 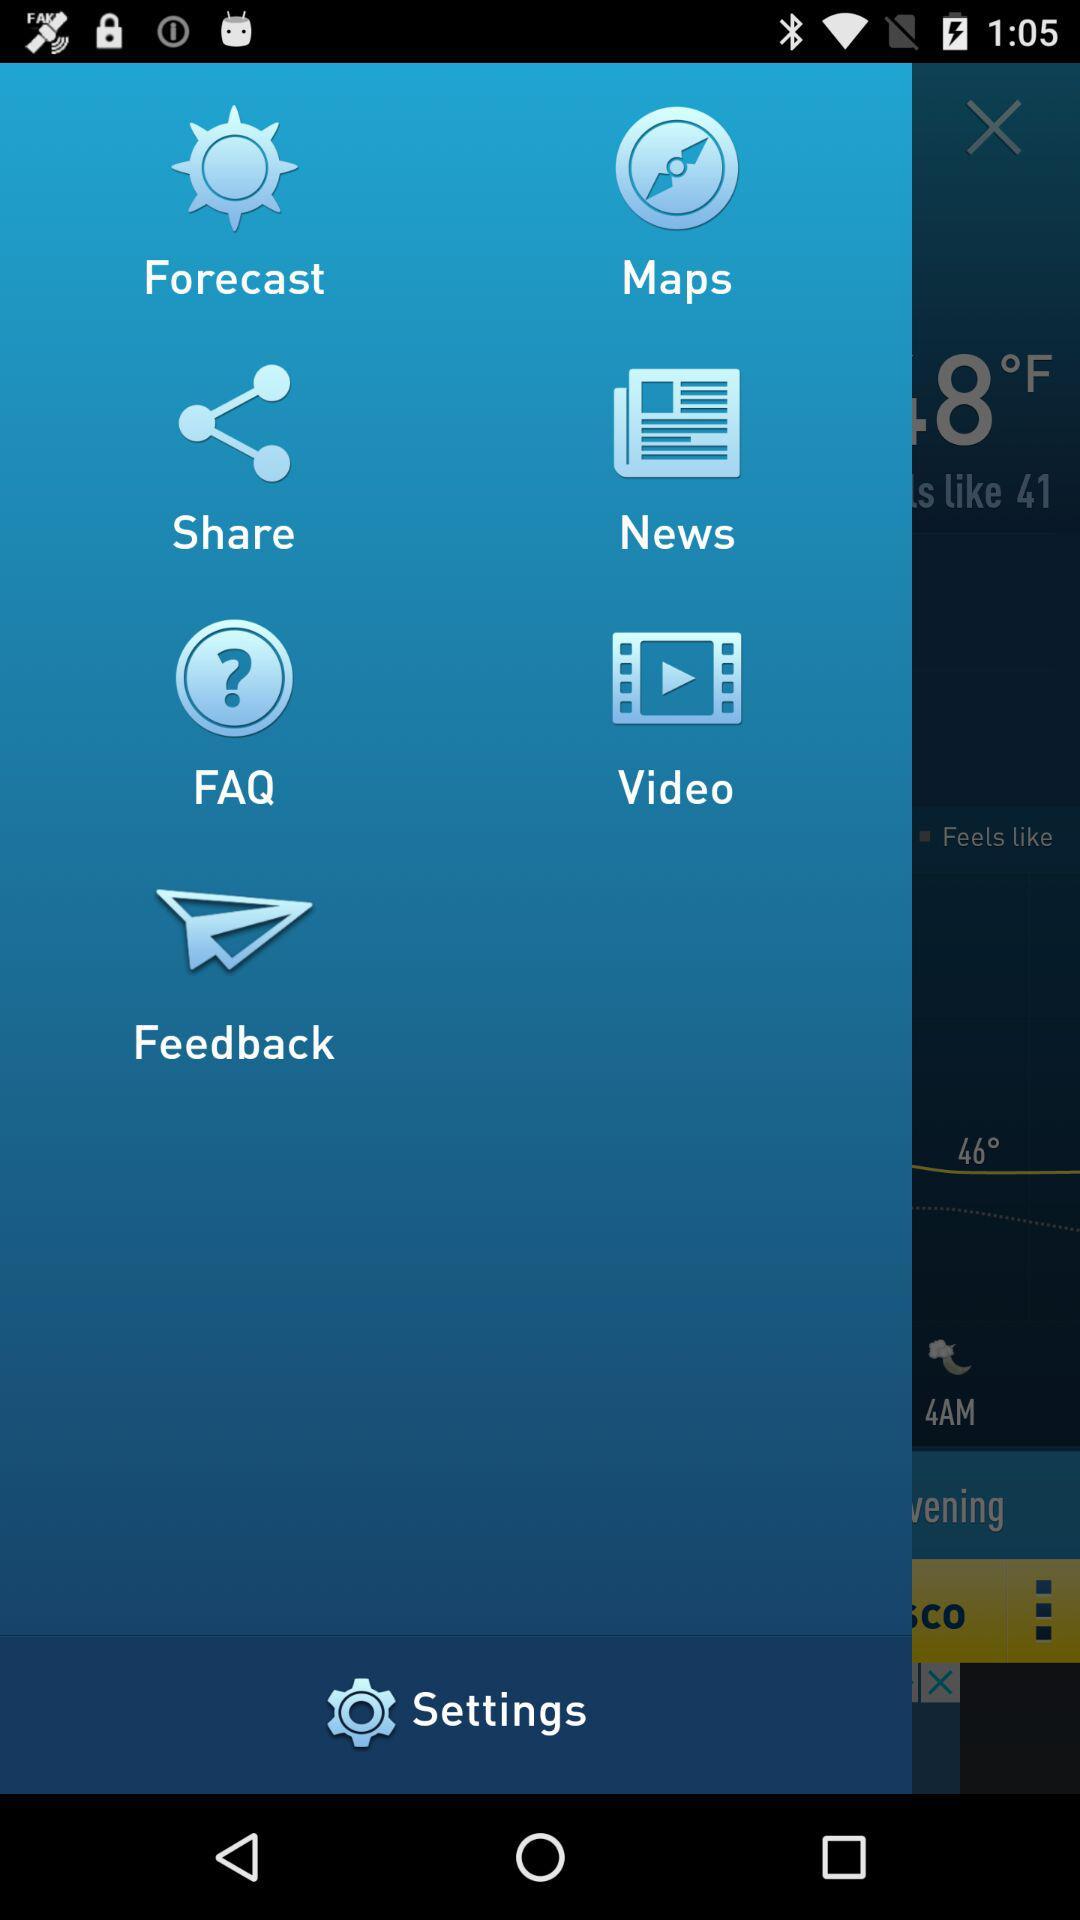 What do you see at coordinates (1043, 1723) in the screenshot?
I see `the more icon` at bounding box center [1043, 1723].